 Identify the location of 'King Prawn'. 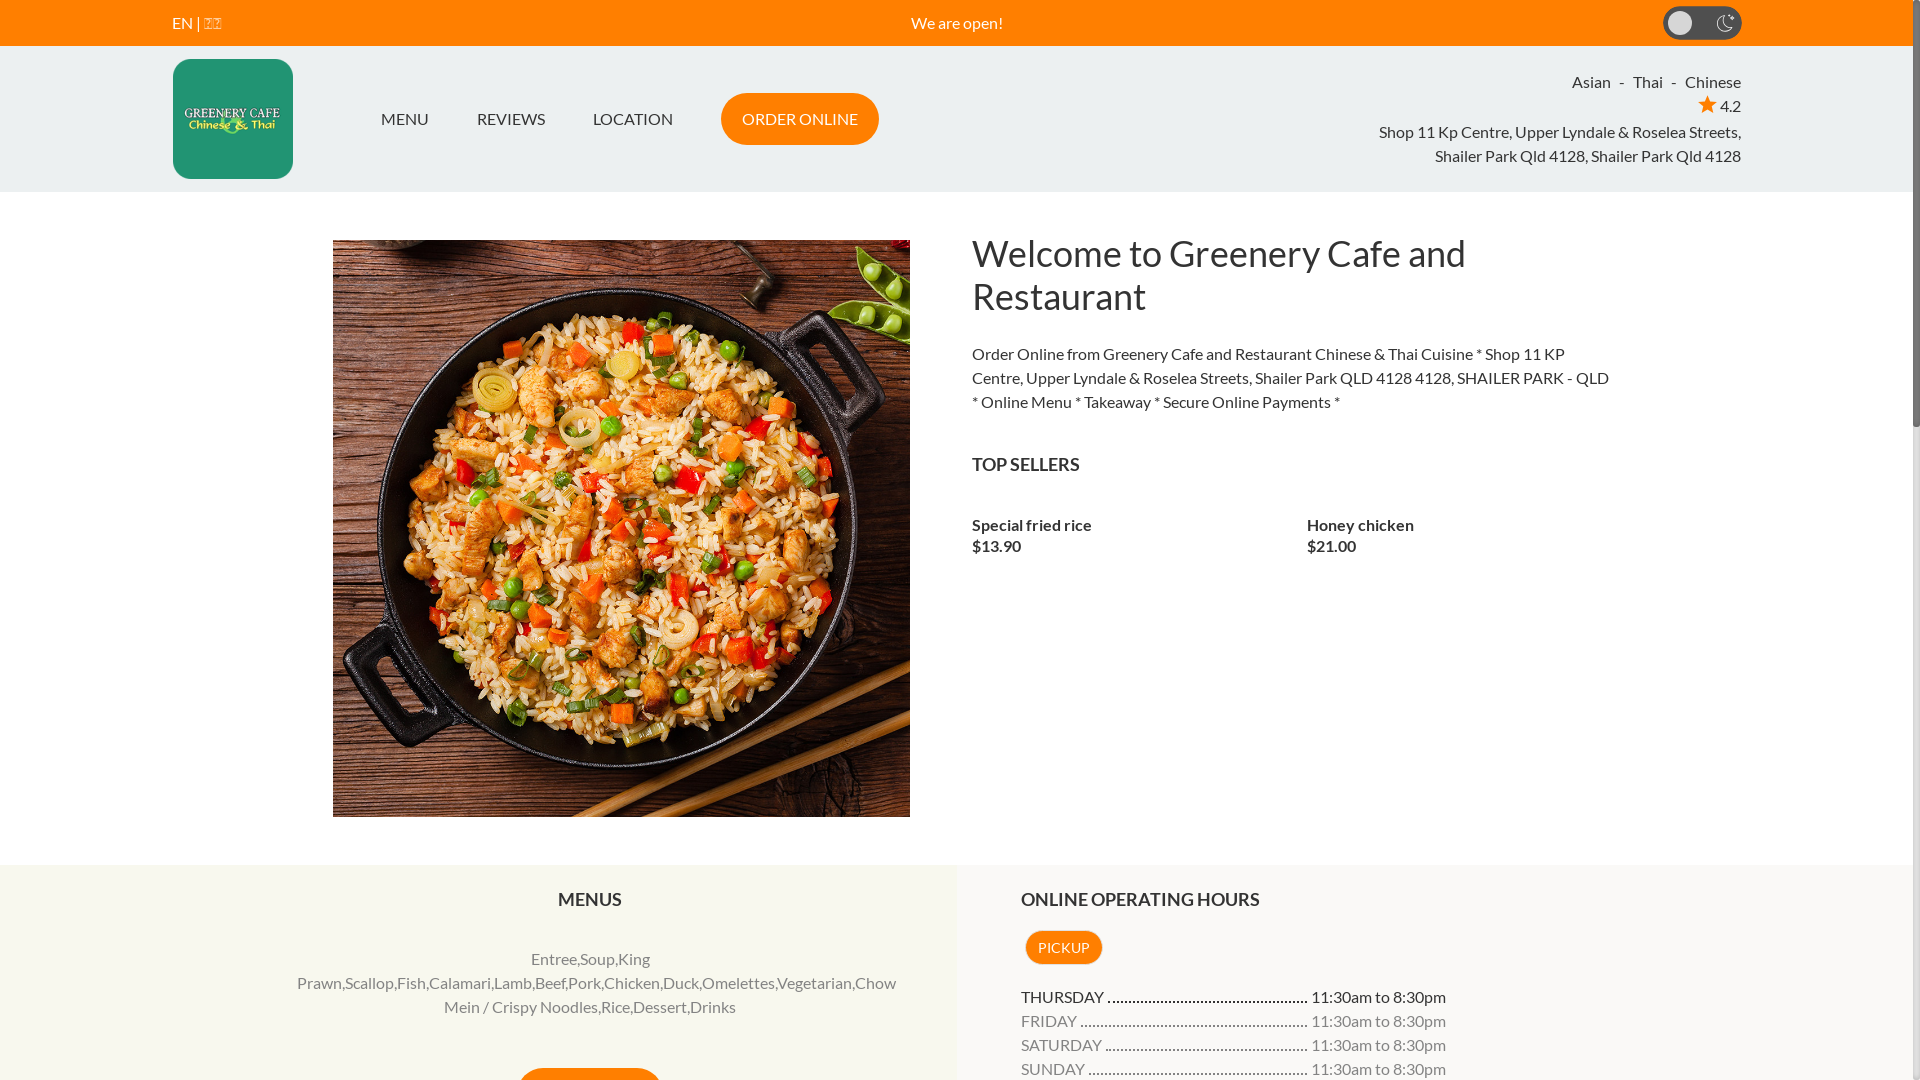
(472, 969).